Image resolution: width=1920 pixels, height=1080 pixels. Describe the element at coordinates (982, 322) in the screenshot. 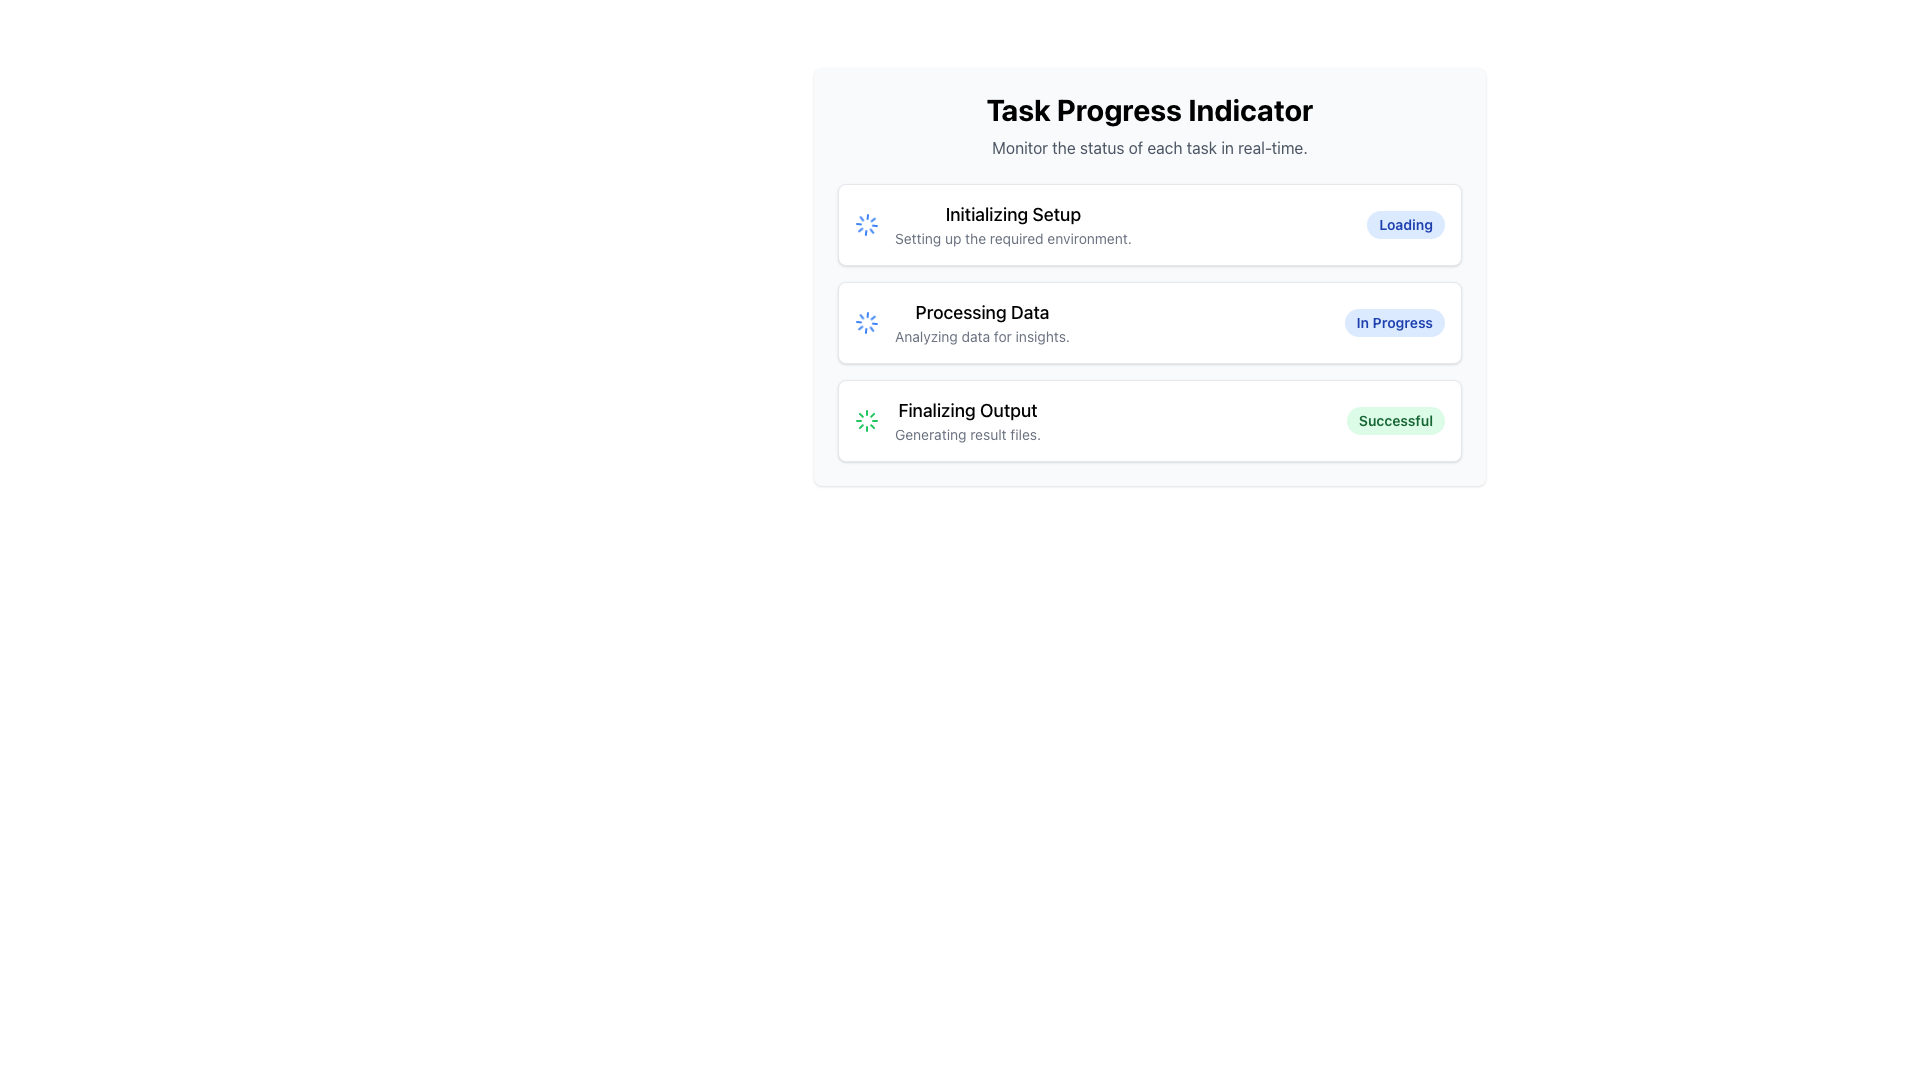

I see `the status indicator displaying 'Processing Data' with a description stating 'Analyzing data for insights', located in the Task Progress Indicator section` at that location.